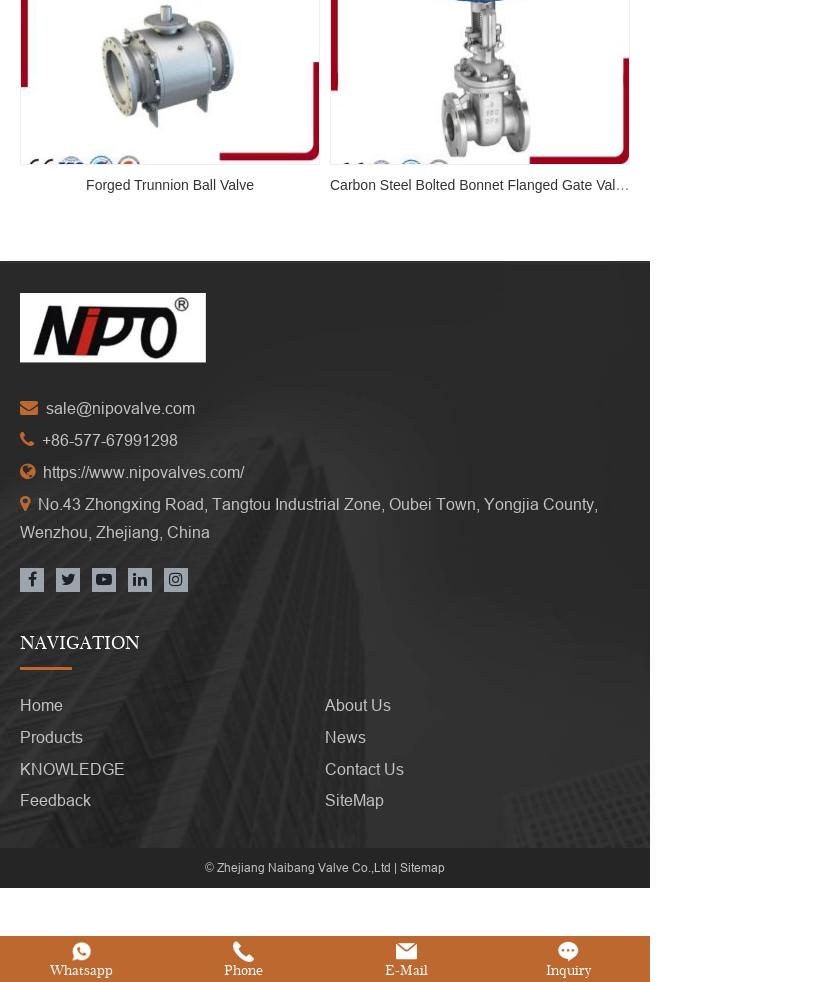  What do you see at coordinates (324, 735) in the screenshot?
I see `'News'` at bounding box center [324, 735].